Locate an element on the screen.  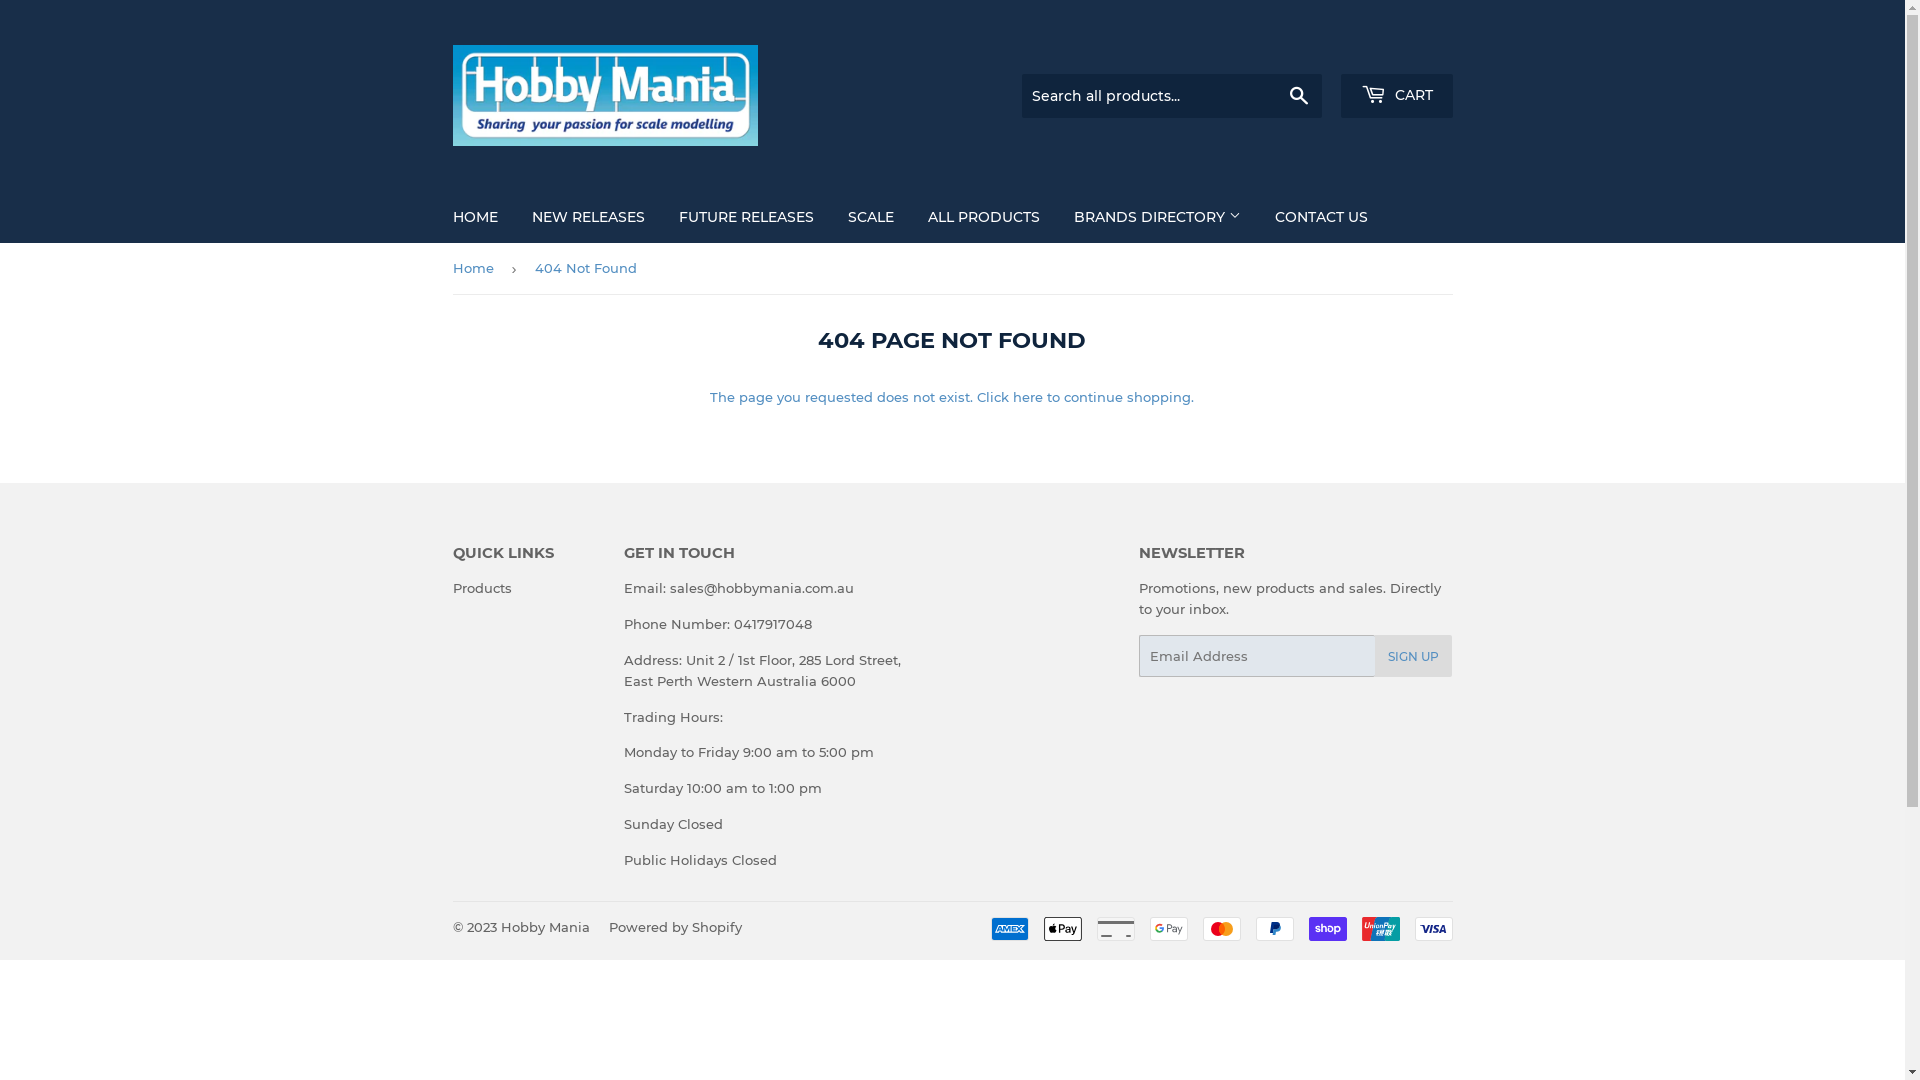
'Products' is located at coordinates (481, 586).